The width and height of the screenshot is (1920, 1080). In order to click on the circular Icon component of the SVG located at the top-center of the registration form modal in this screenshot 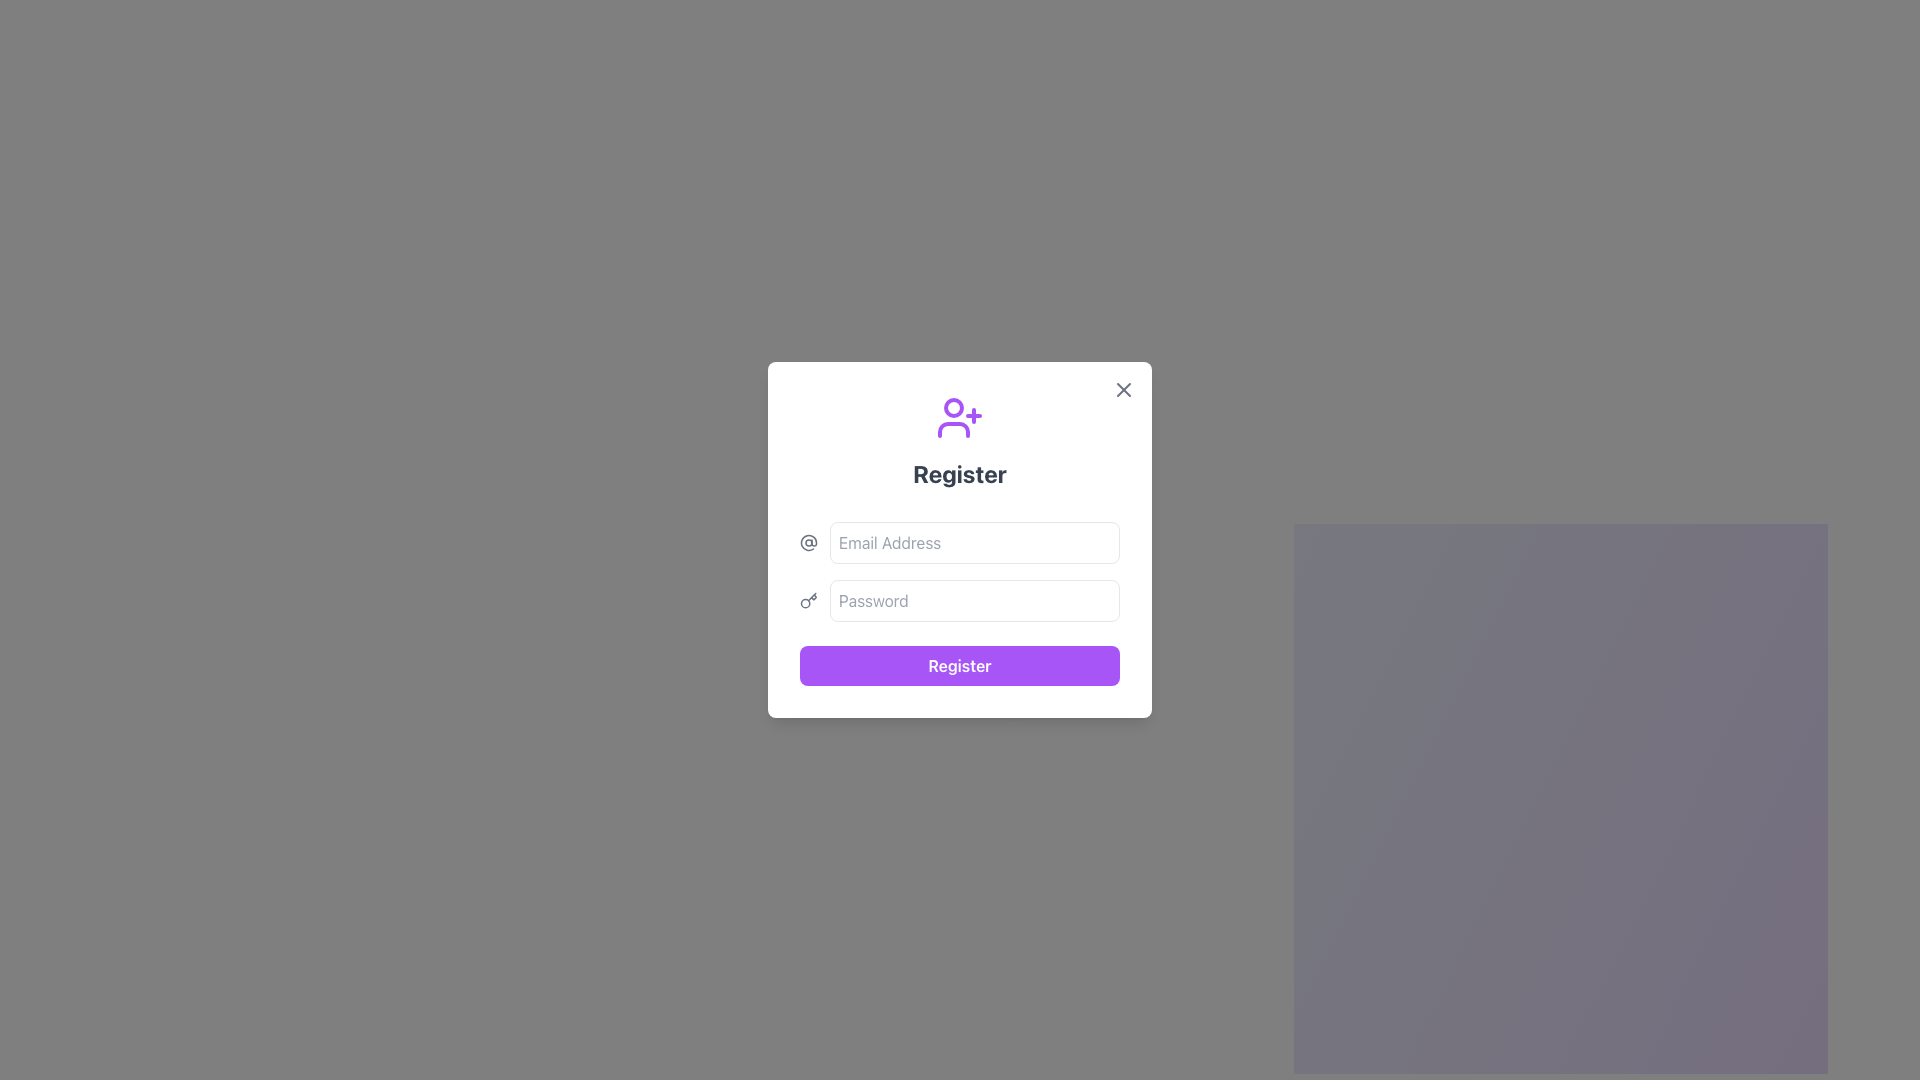, I will do `click(953, 407)`.